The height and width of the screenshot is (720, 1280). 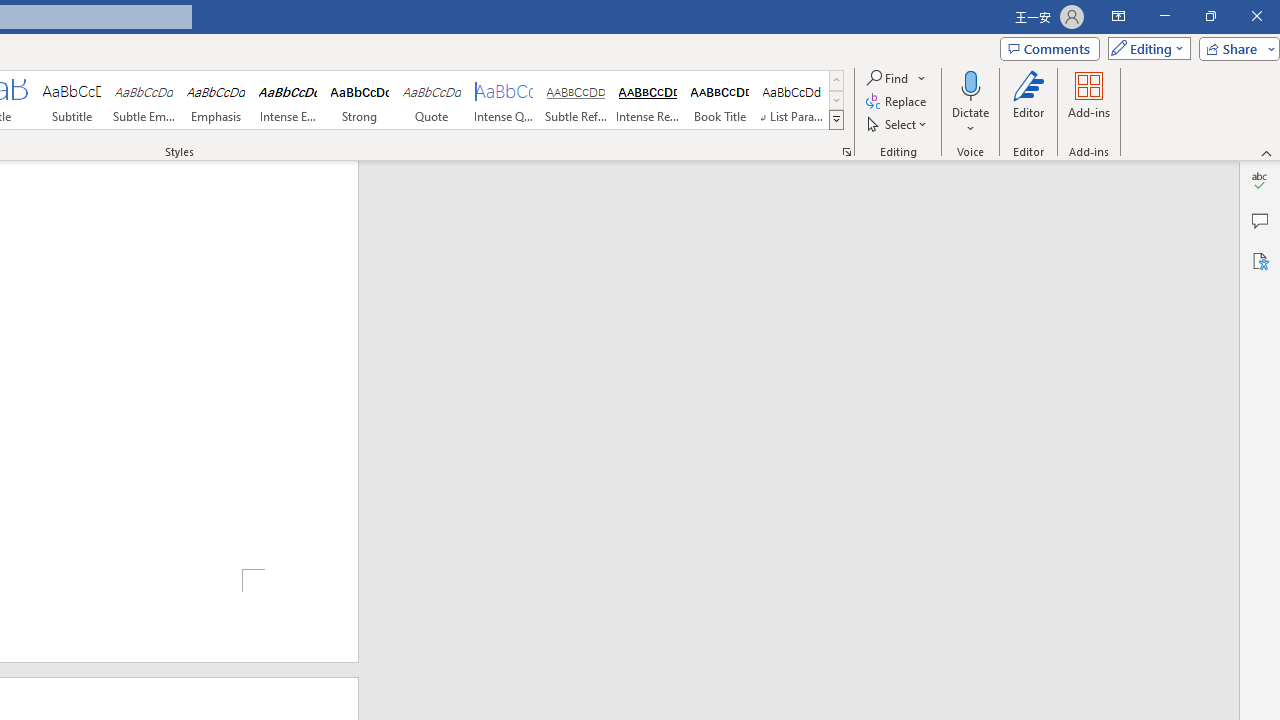 I want to click on 'Intense Reference', so click(x=647, y=100).